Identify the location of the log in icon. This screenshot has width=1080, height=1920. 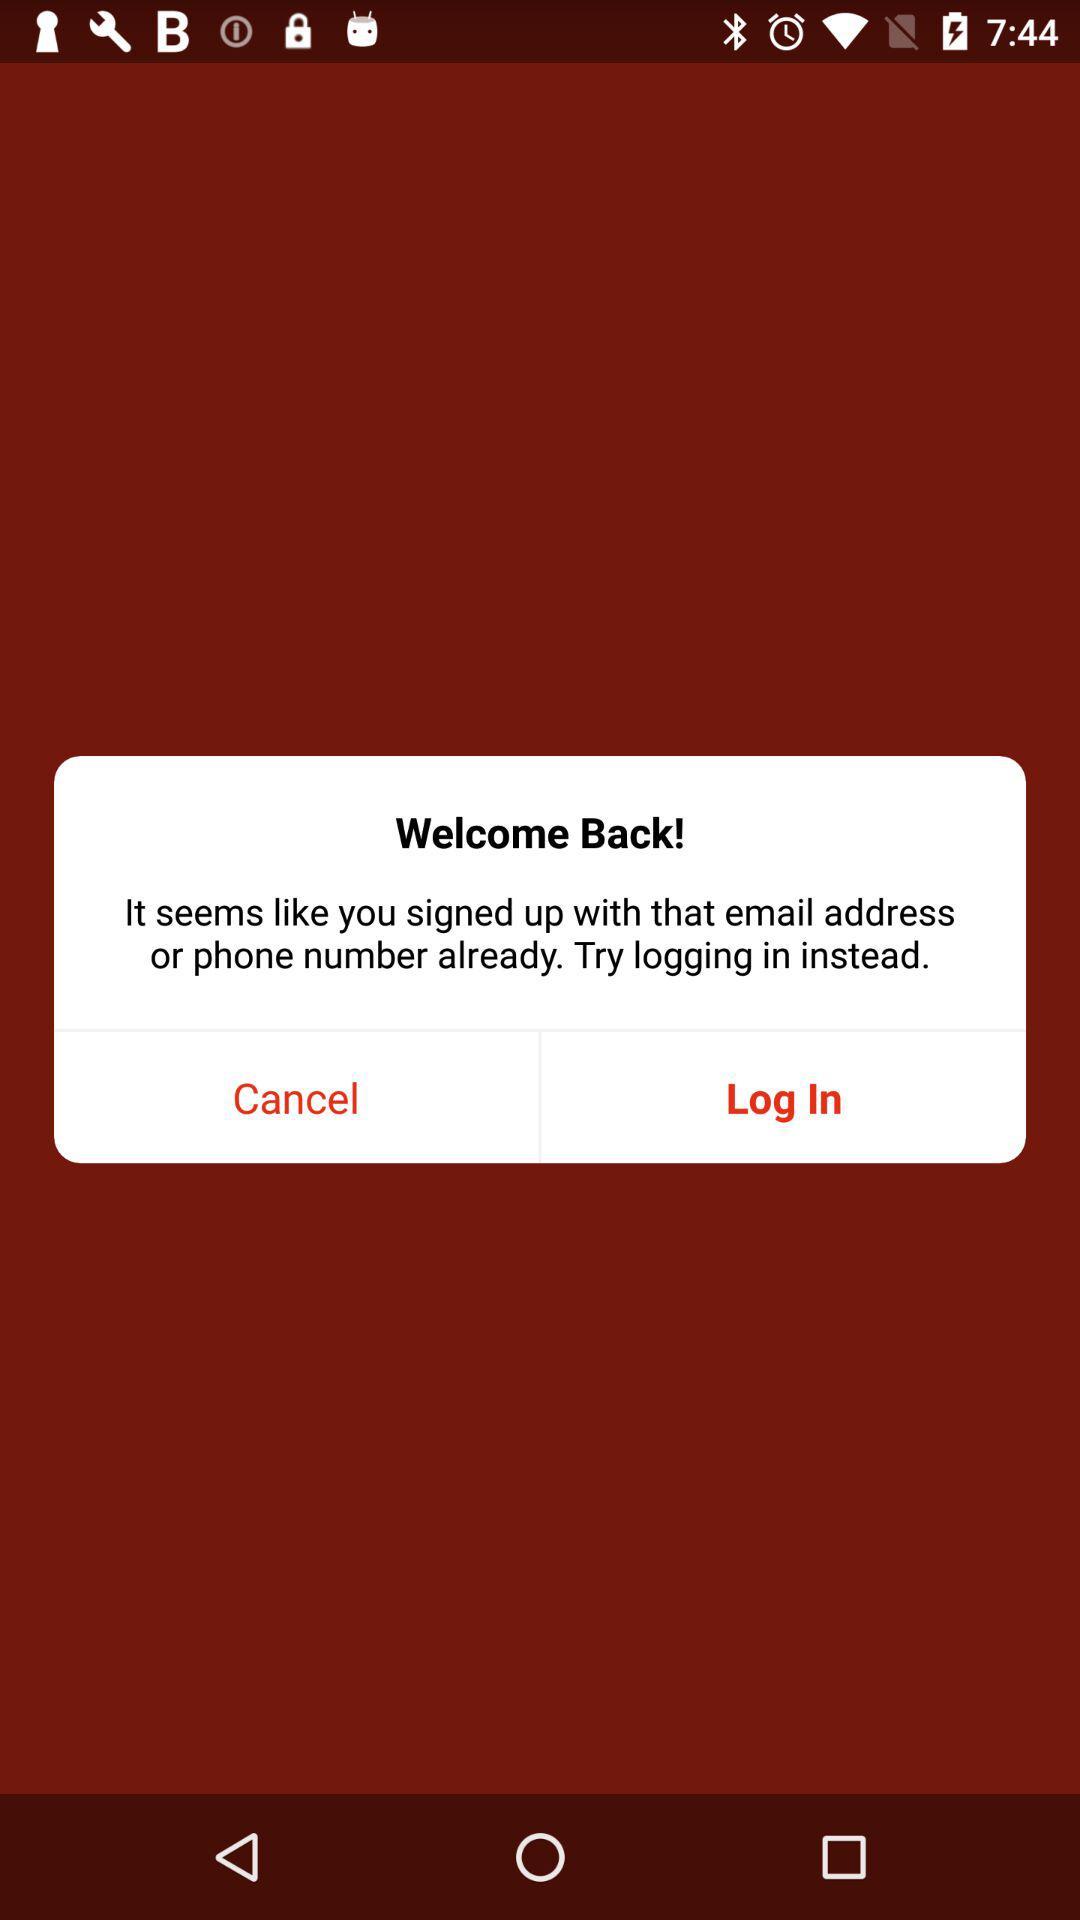
(782, 1096).